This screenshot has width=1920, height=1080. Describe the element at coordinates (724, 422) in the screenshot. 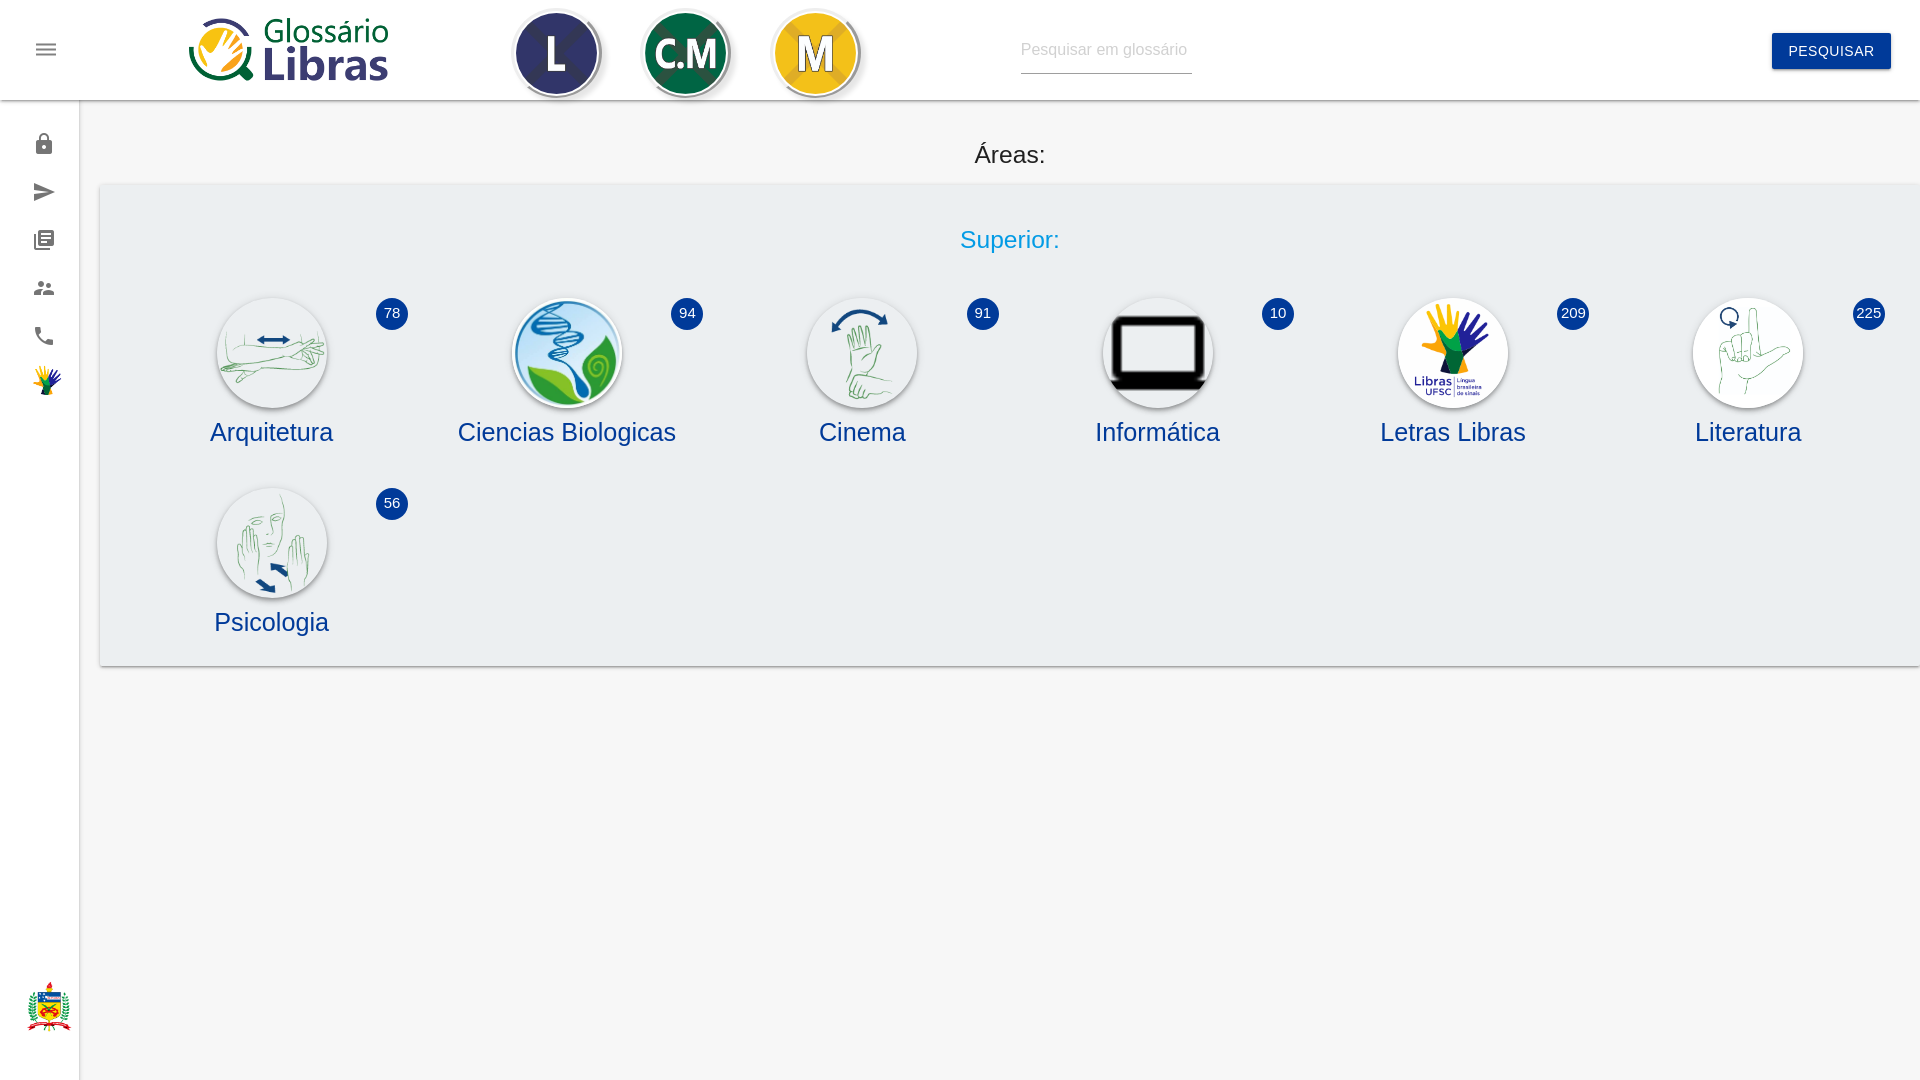

I see `'91` at that location.